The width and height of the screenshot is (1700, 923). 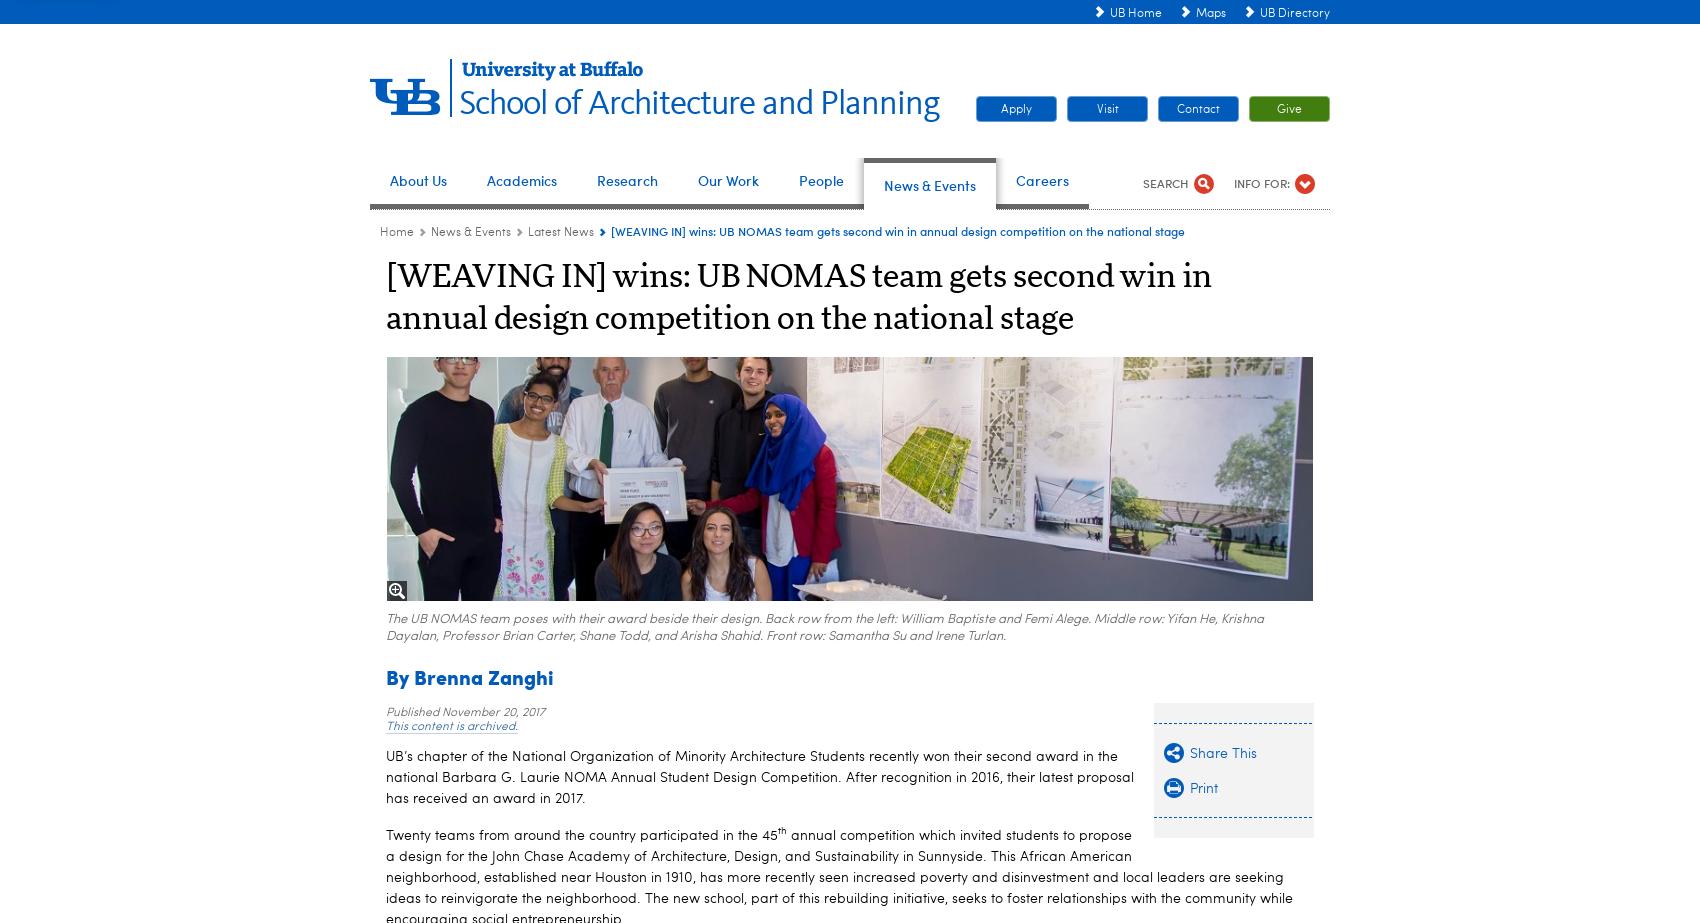 What do you see at coordinates (470, 674) in the screenshot?
I see `'By Brenna Zanghi'` at bounding box center [470, 674].